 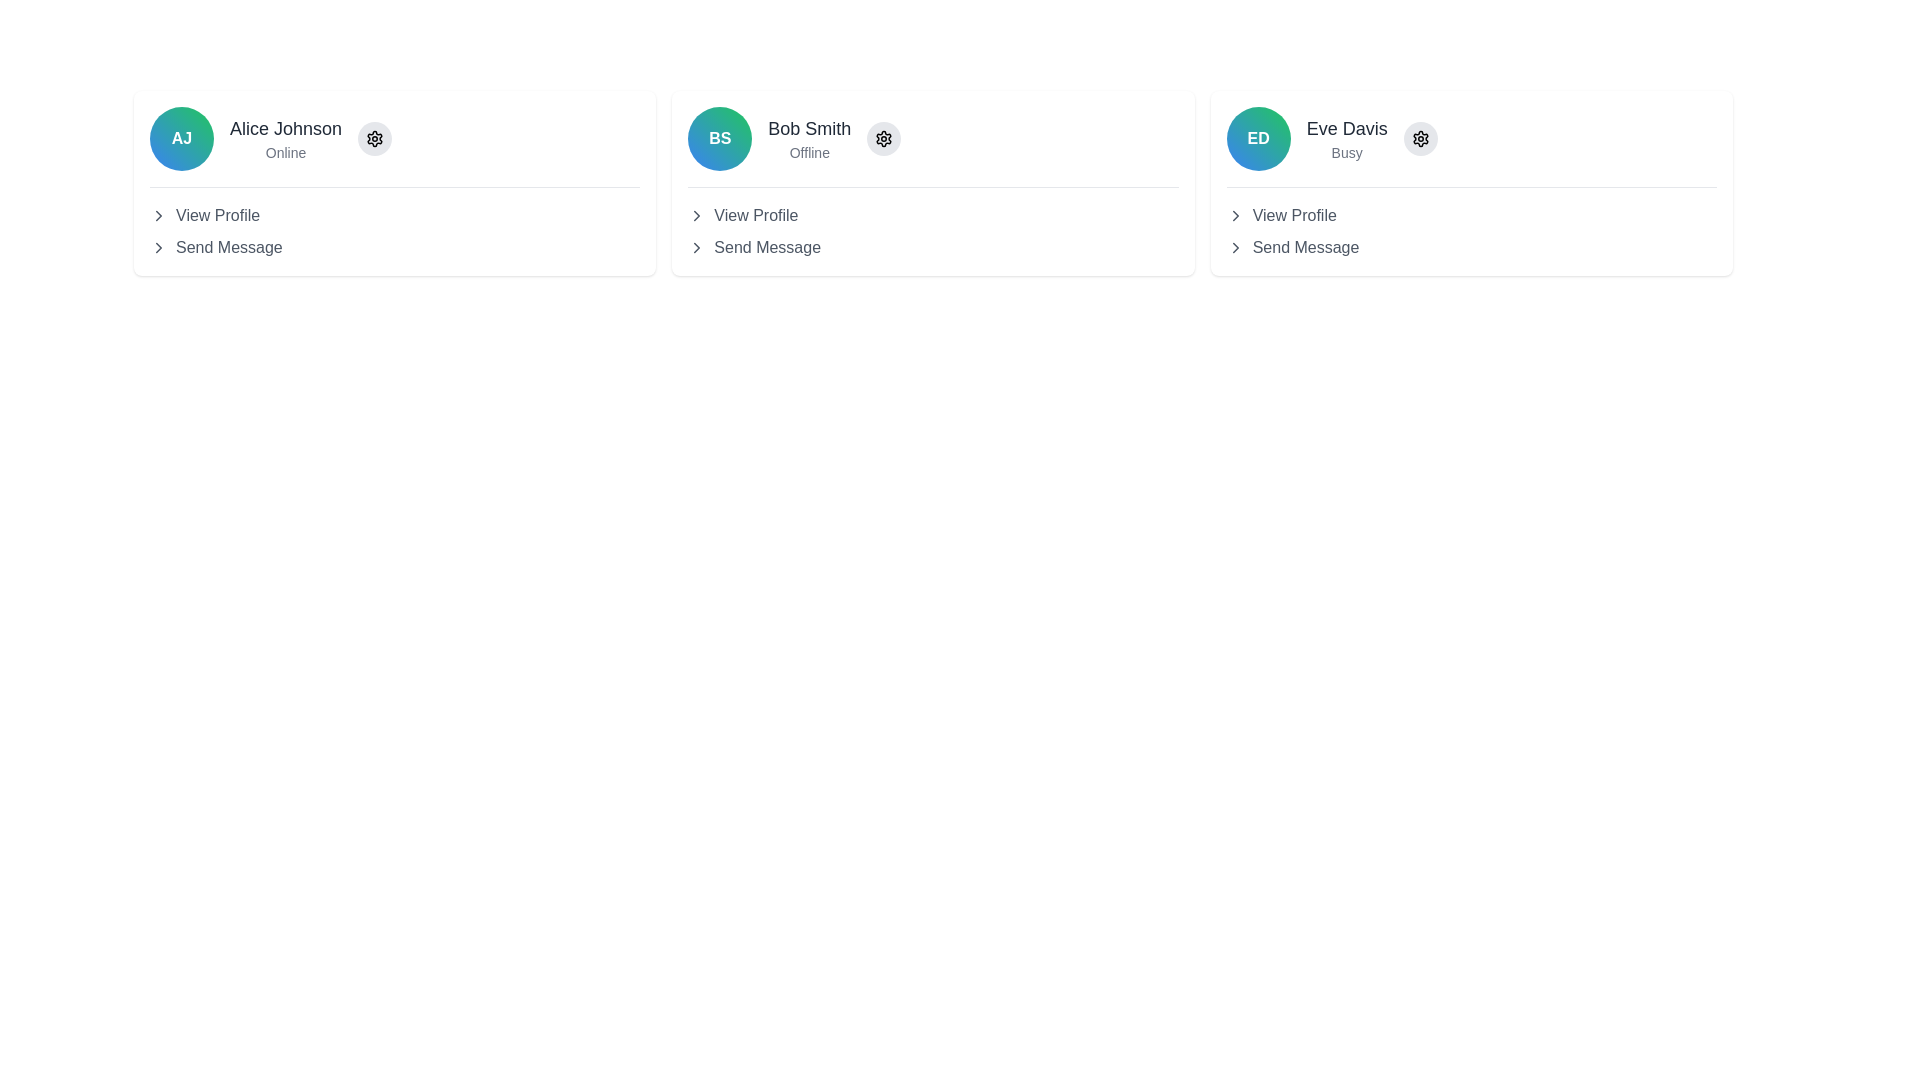 I want to click on the right-pointing chevron icon located to the left of the 'View Profile' text in the 'Eve Davis' user card, so click(x=1234, y=216).